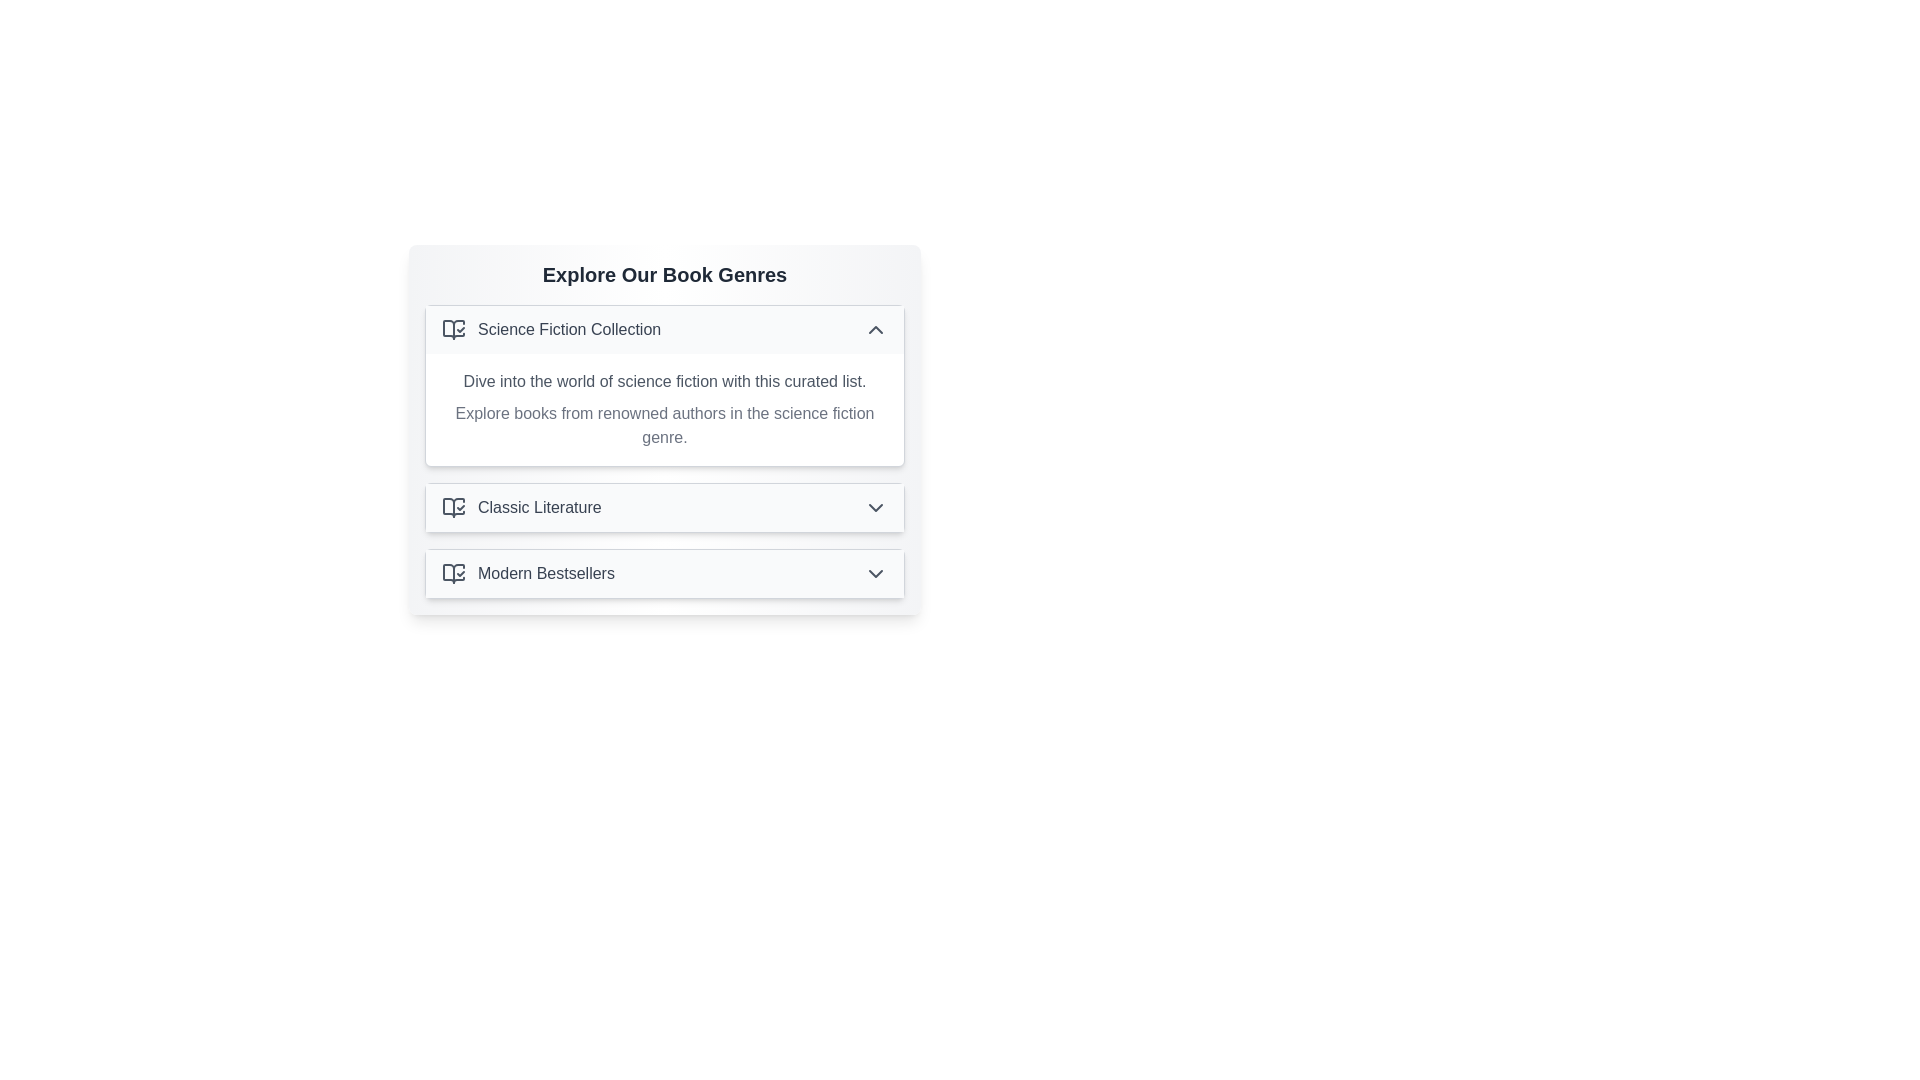 Image resolution: width=1920 pixels, height=1080 pixels. Describe the element at coordinates (875, 574) in the screenshot. I see `the downward-pointing gray chevron icon at the far right end of the 'Modern Bestsellers' section` at that location.